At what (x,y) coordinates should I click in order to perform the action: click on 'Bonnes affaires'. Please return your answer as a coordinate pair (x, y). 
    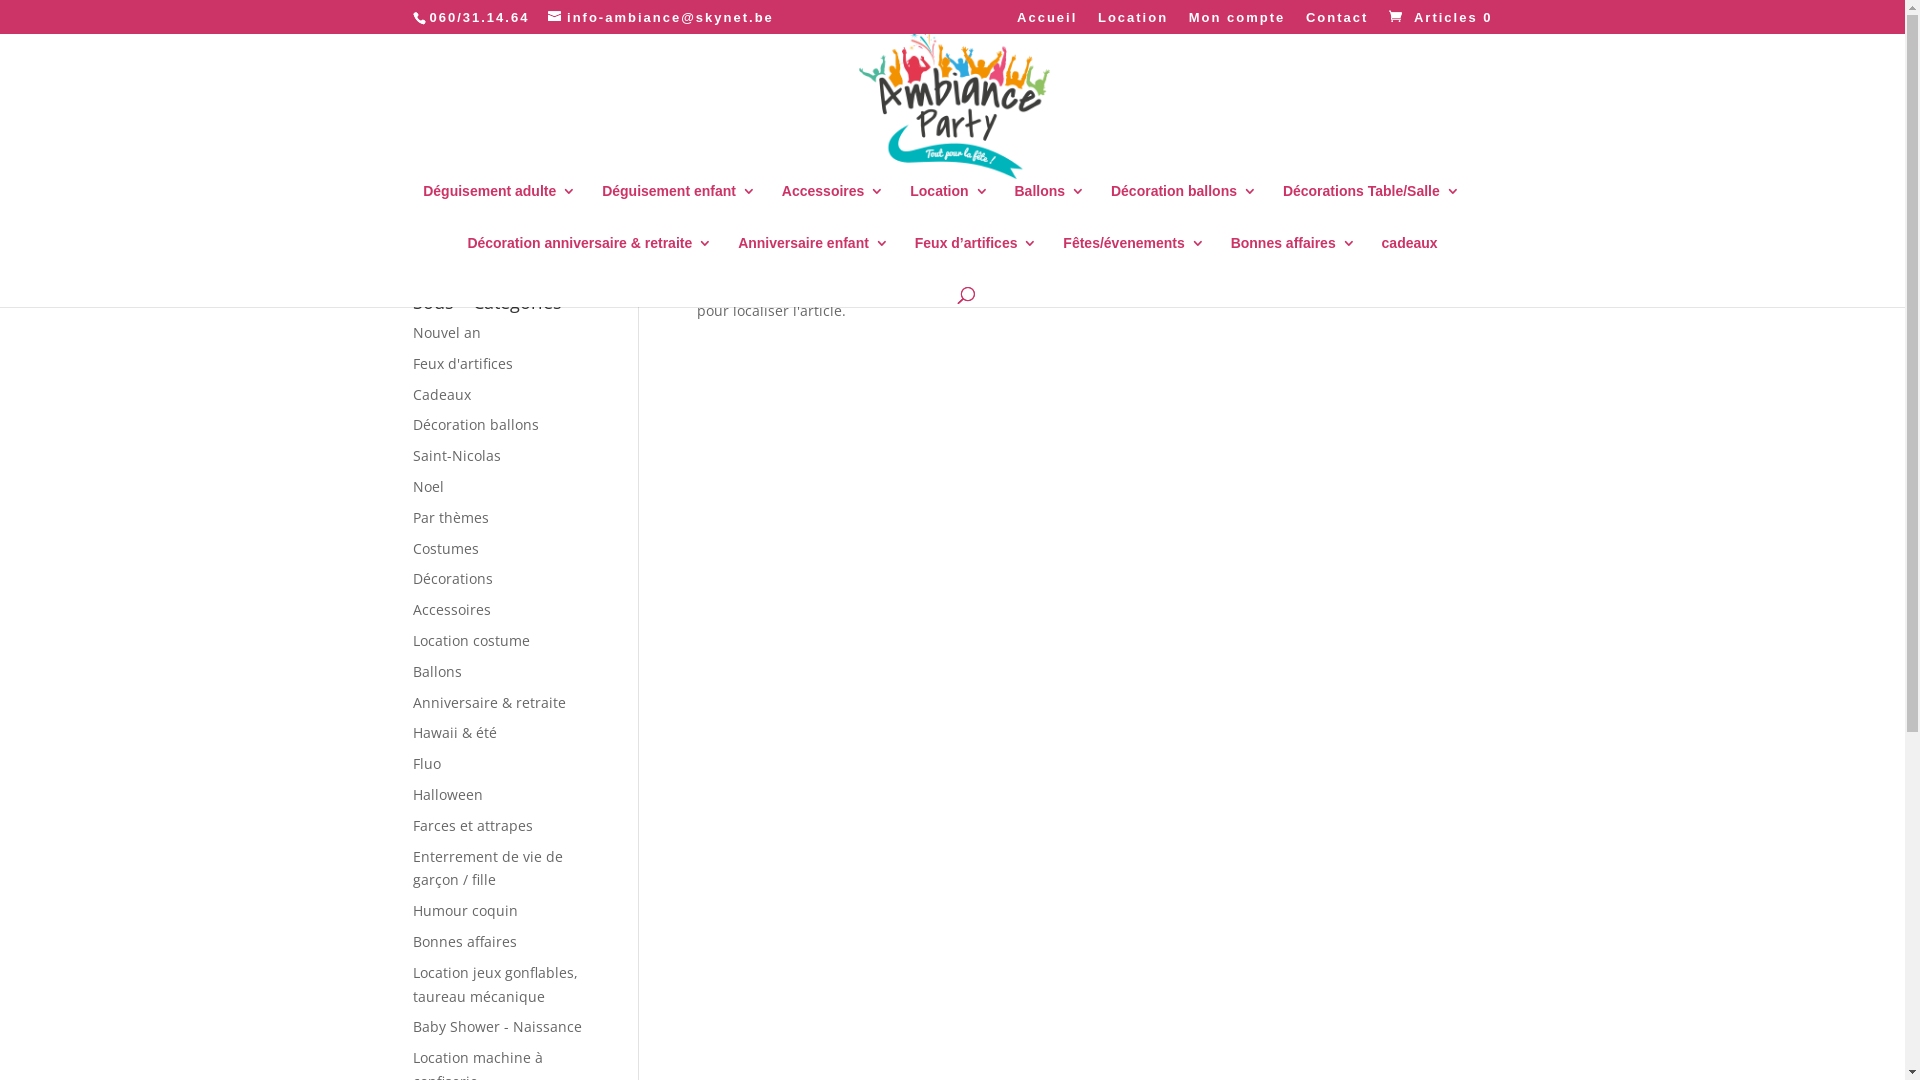
    Looking at the image, I should click on (1293, 257).